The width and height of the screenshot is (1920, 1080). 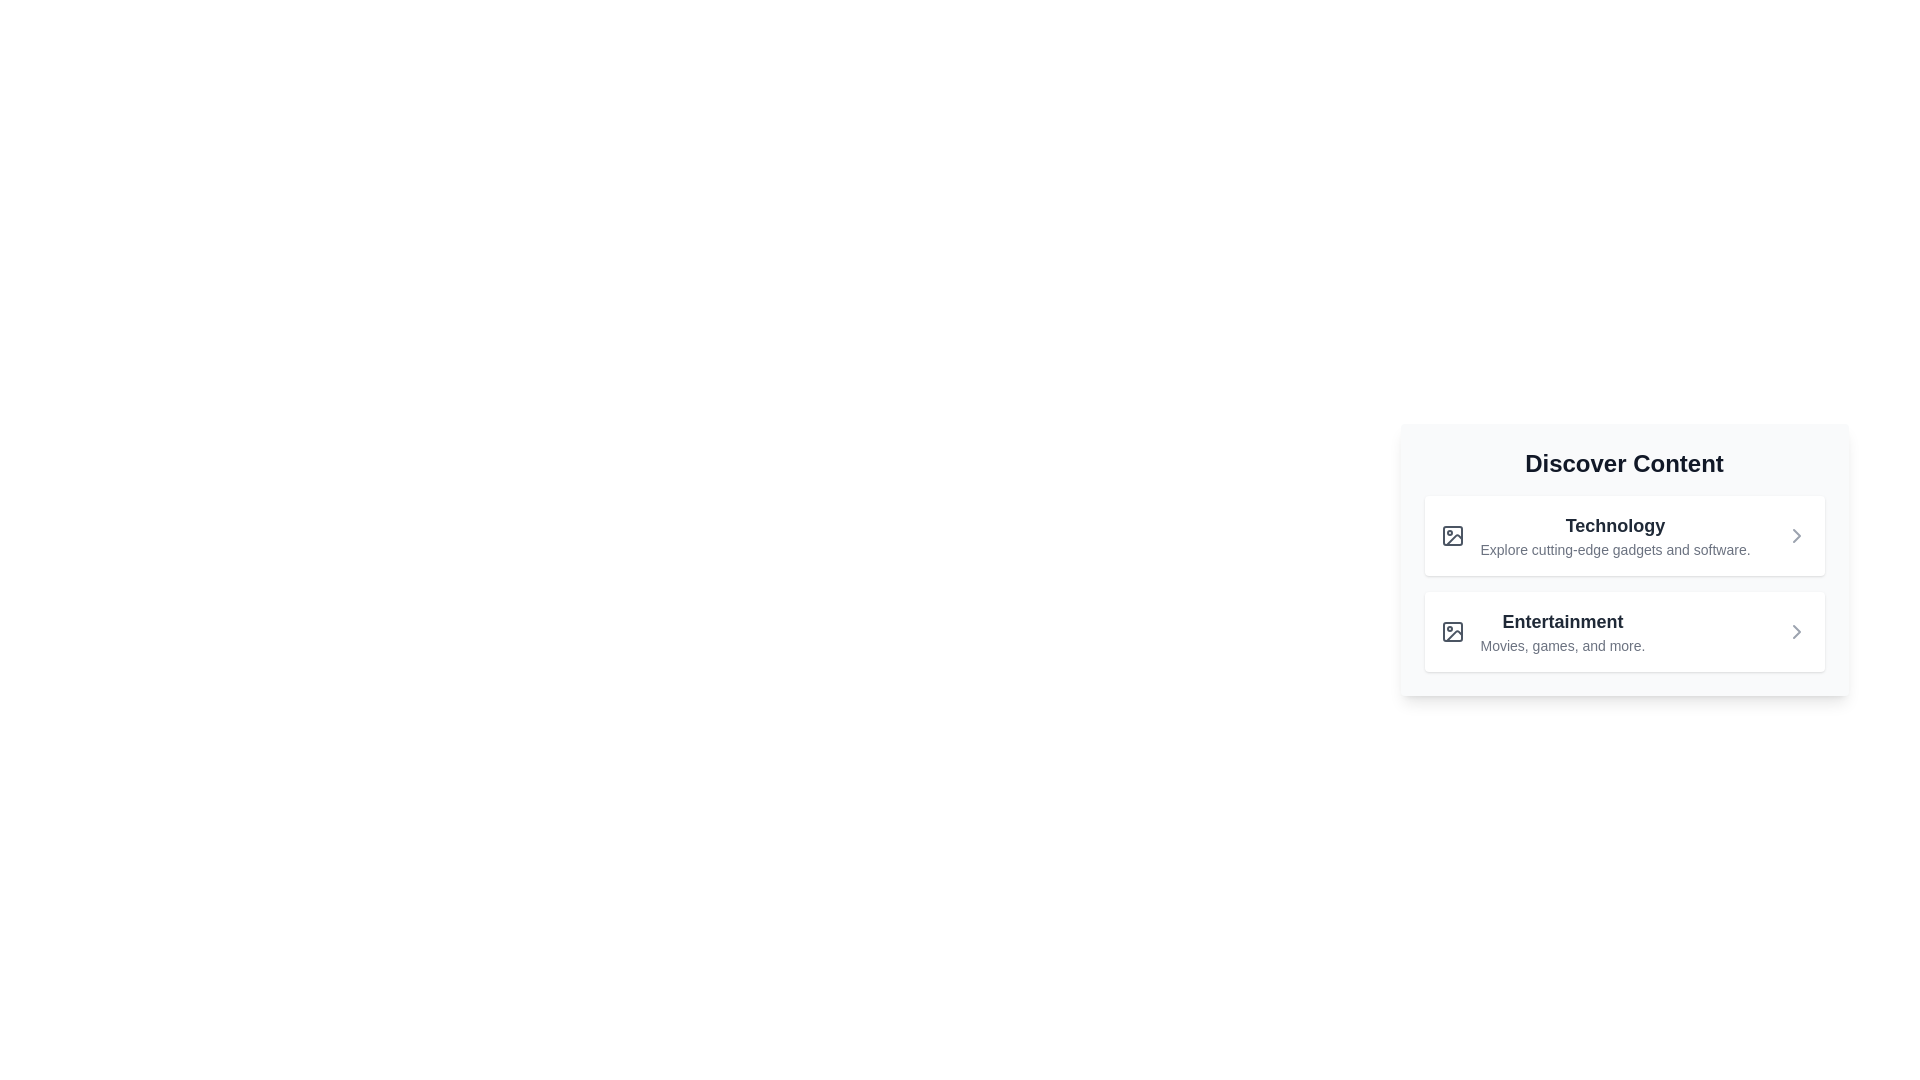 What do you see at coordinates (1562, 645) in the screenshot?
I see `the text label that provides a description for the 'Entertainment' section, located directly under the 'Entertainment' heading in the content card` at bounding box center [1562, 645].